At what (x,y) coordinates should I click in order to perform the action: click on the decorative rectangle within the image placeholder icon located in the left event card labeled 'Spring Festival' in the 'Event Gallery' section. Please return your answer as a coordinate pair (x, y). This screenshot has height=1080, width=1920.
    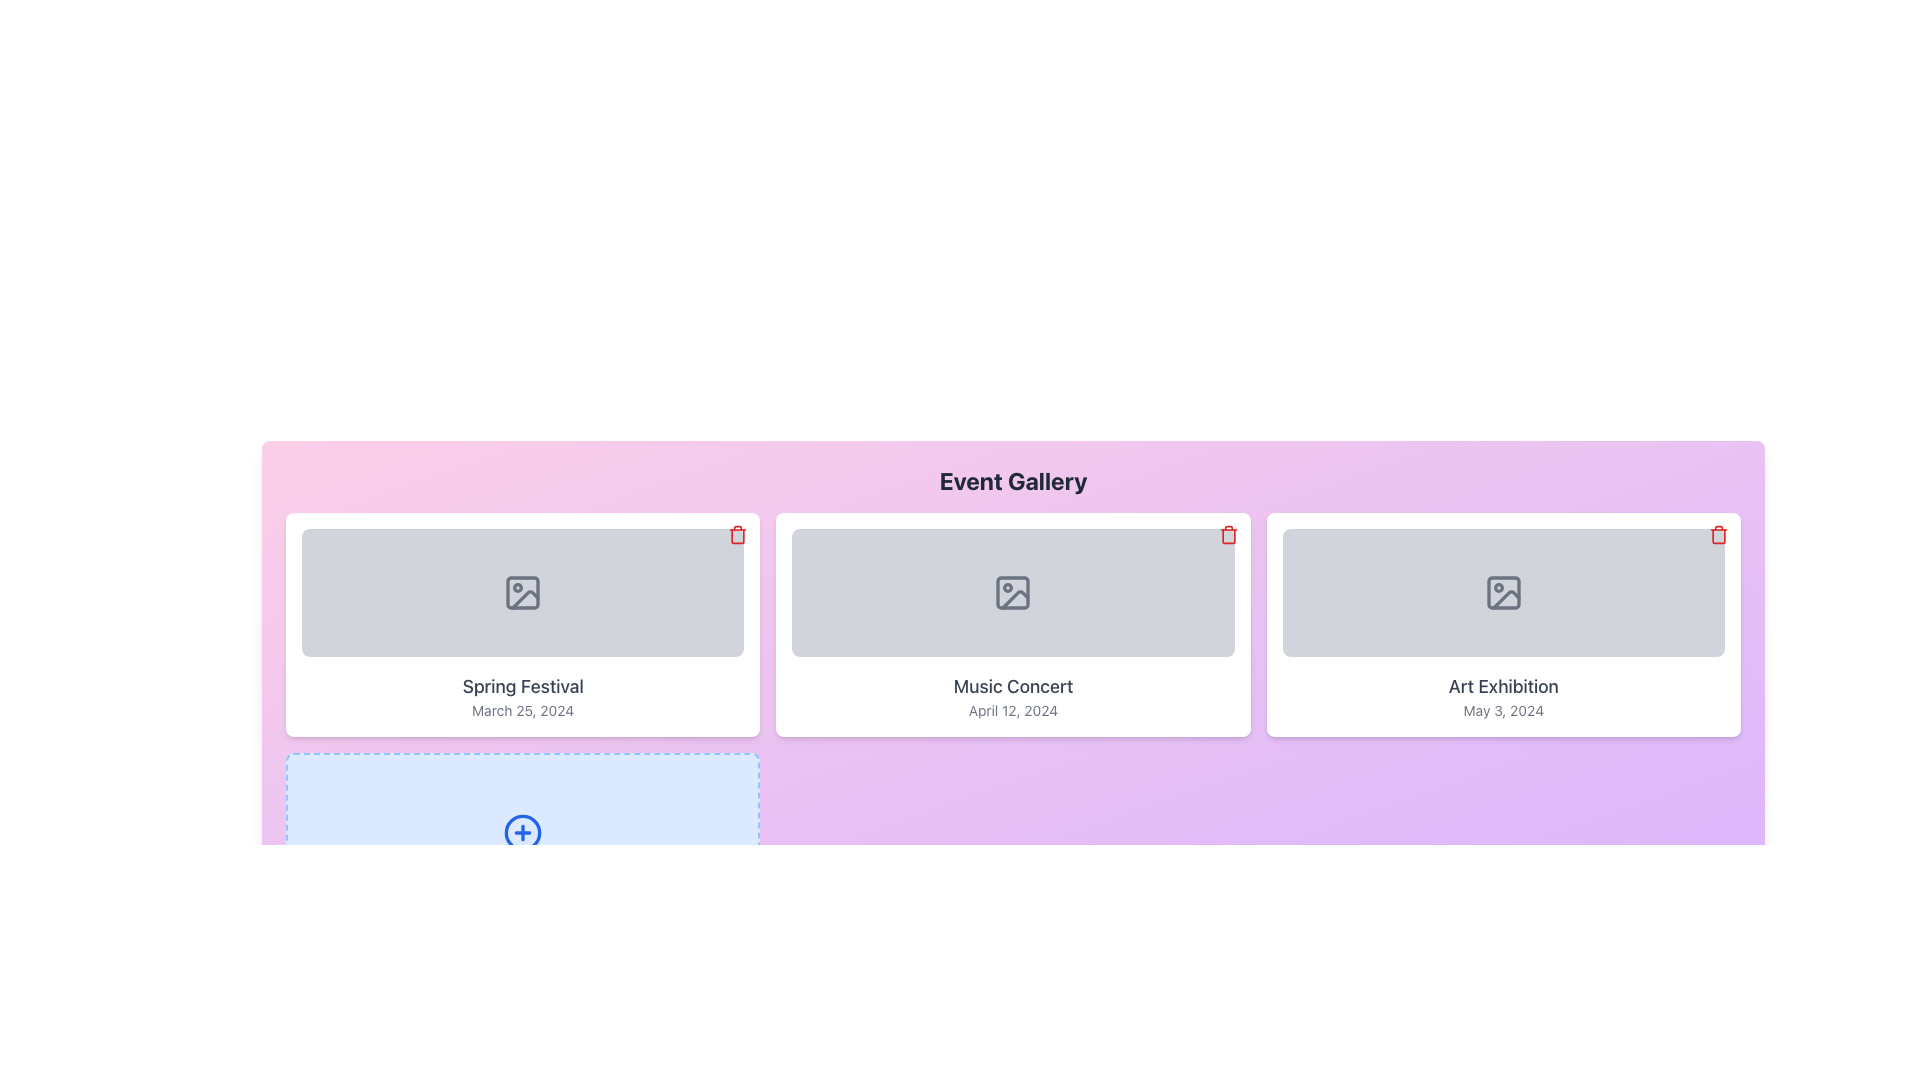
    Looking at the image, I should click on (523, 592).